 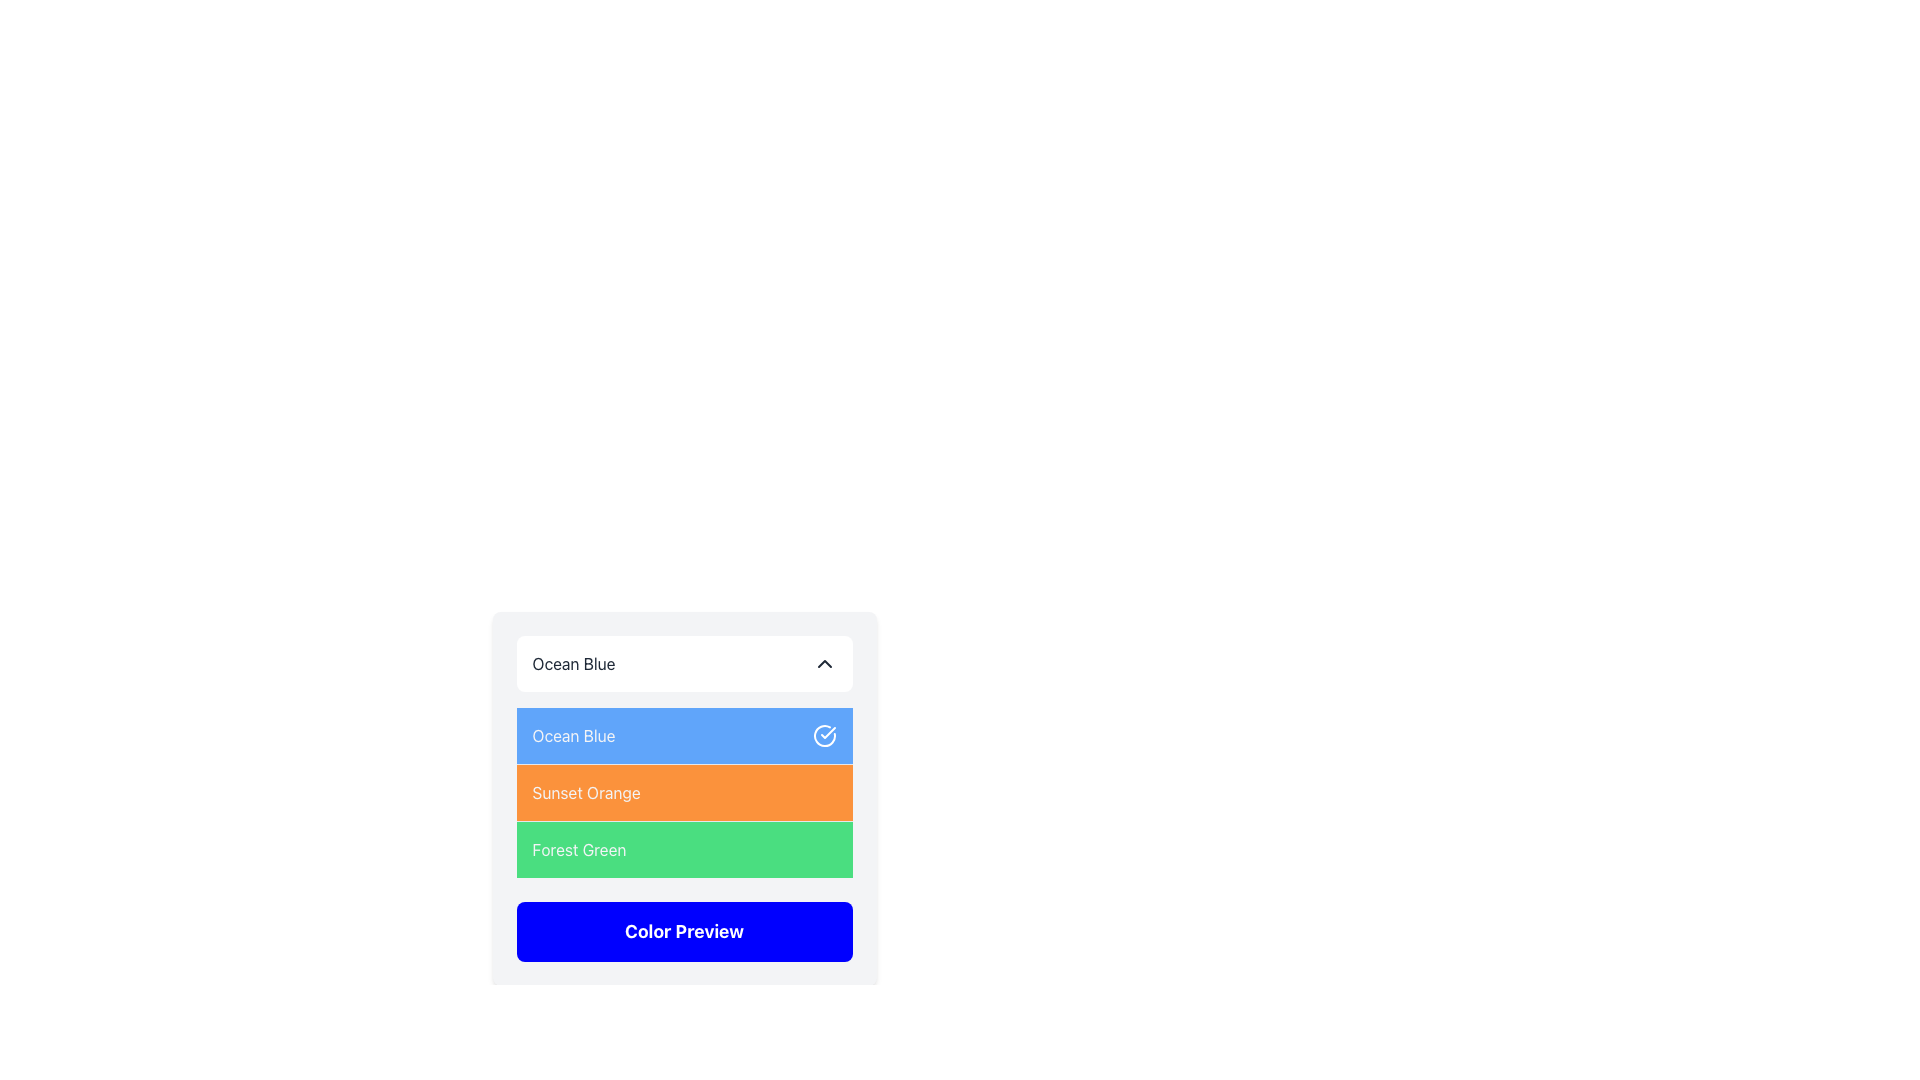 What do you see at coordinates (824, 663) in the screenshot?
I see `down-chevron dropdown toggle icon located at the far right of the white rounded rectangle box labeled 'Ocean Blue' for additional actions` at bounding box center [824, 663].